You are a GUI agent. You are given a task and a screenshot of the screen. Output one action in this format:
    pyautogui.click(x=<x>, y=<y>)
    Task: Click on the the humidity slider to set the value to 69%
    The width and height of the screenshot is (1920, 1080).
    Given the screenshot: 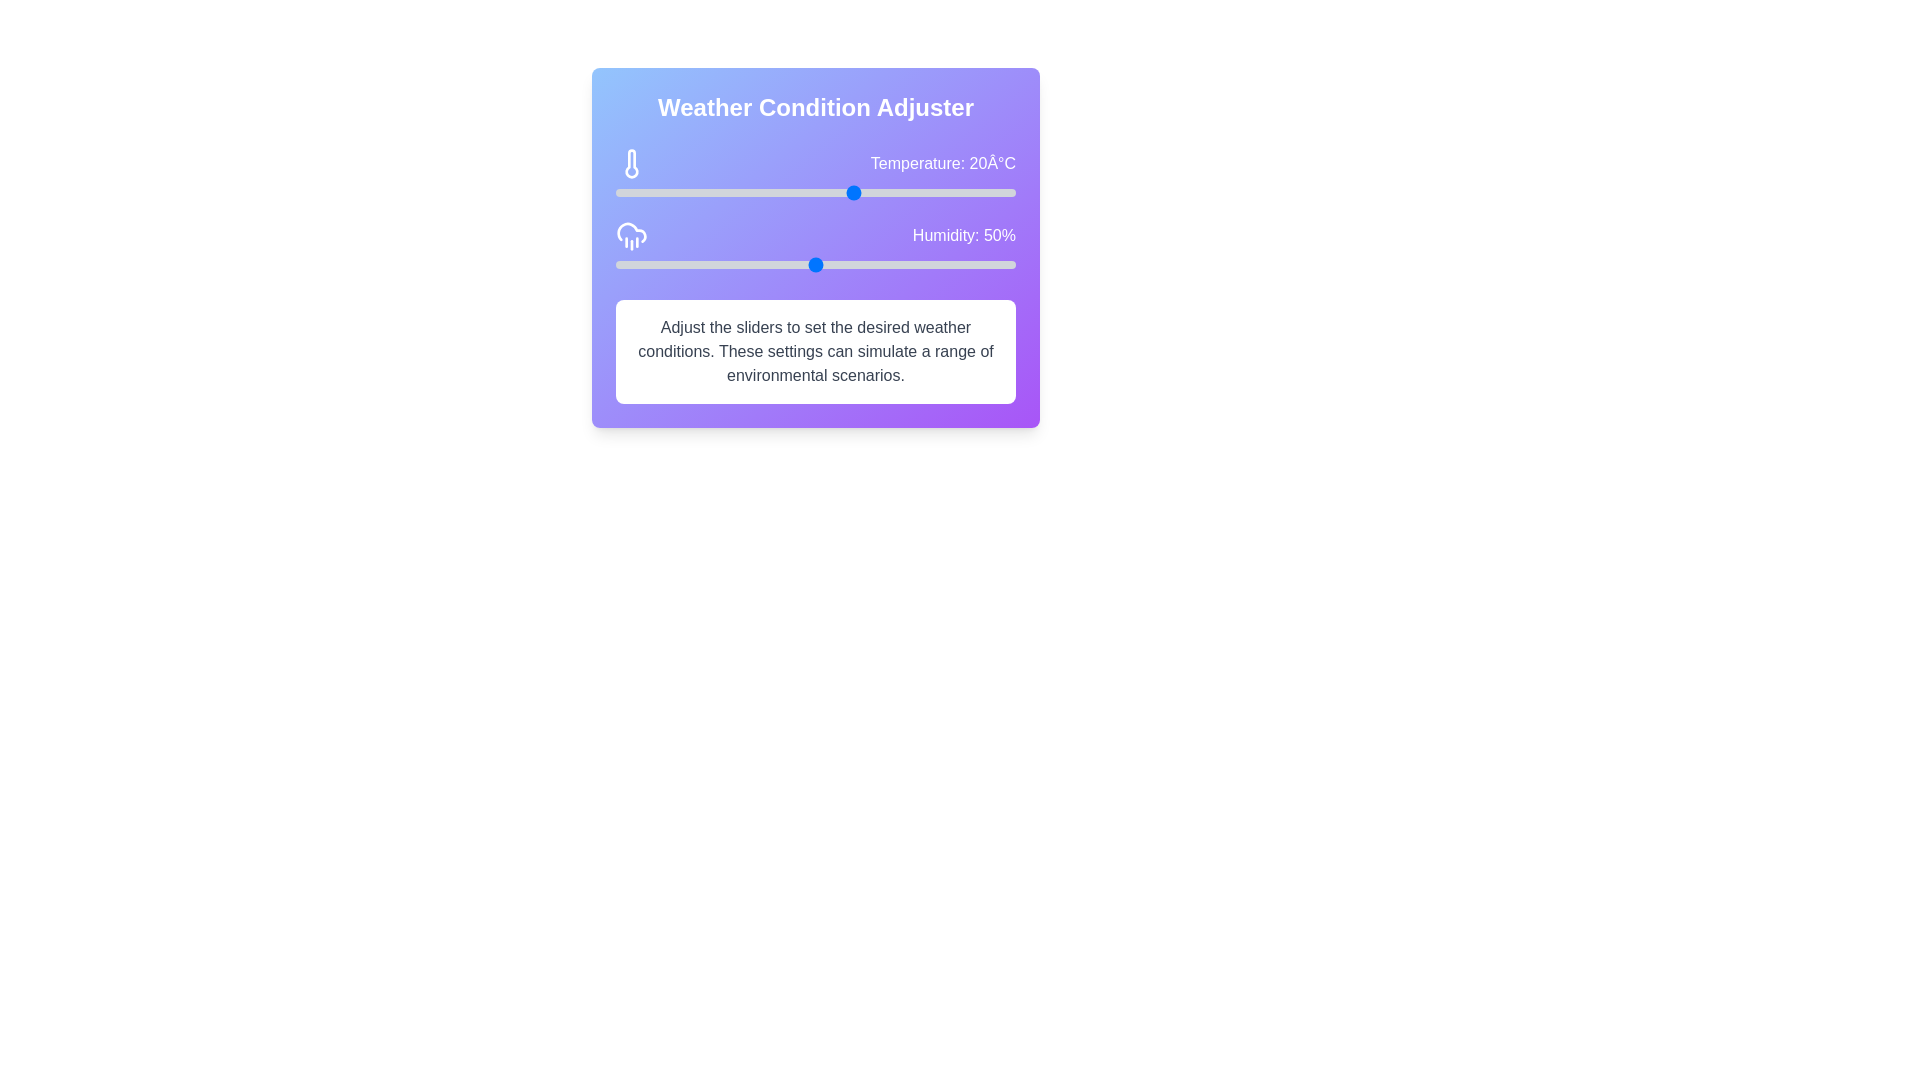 What is the action you would take?
    pyautogui.click(x=891, y=264)
    